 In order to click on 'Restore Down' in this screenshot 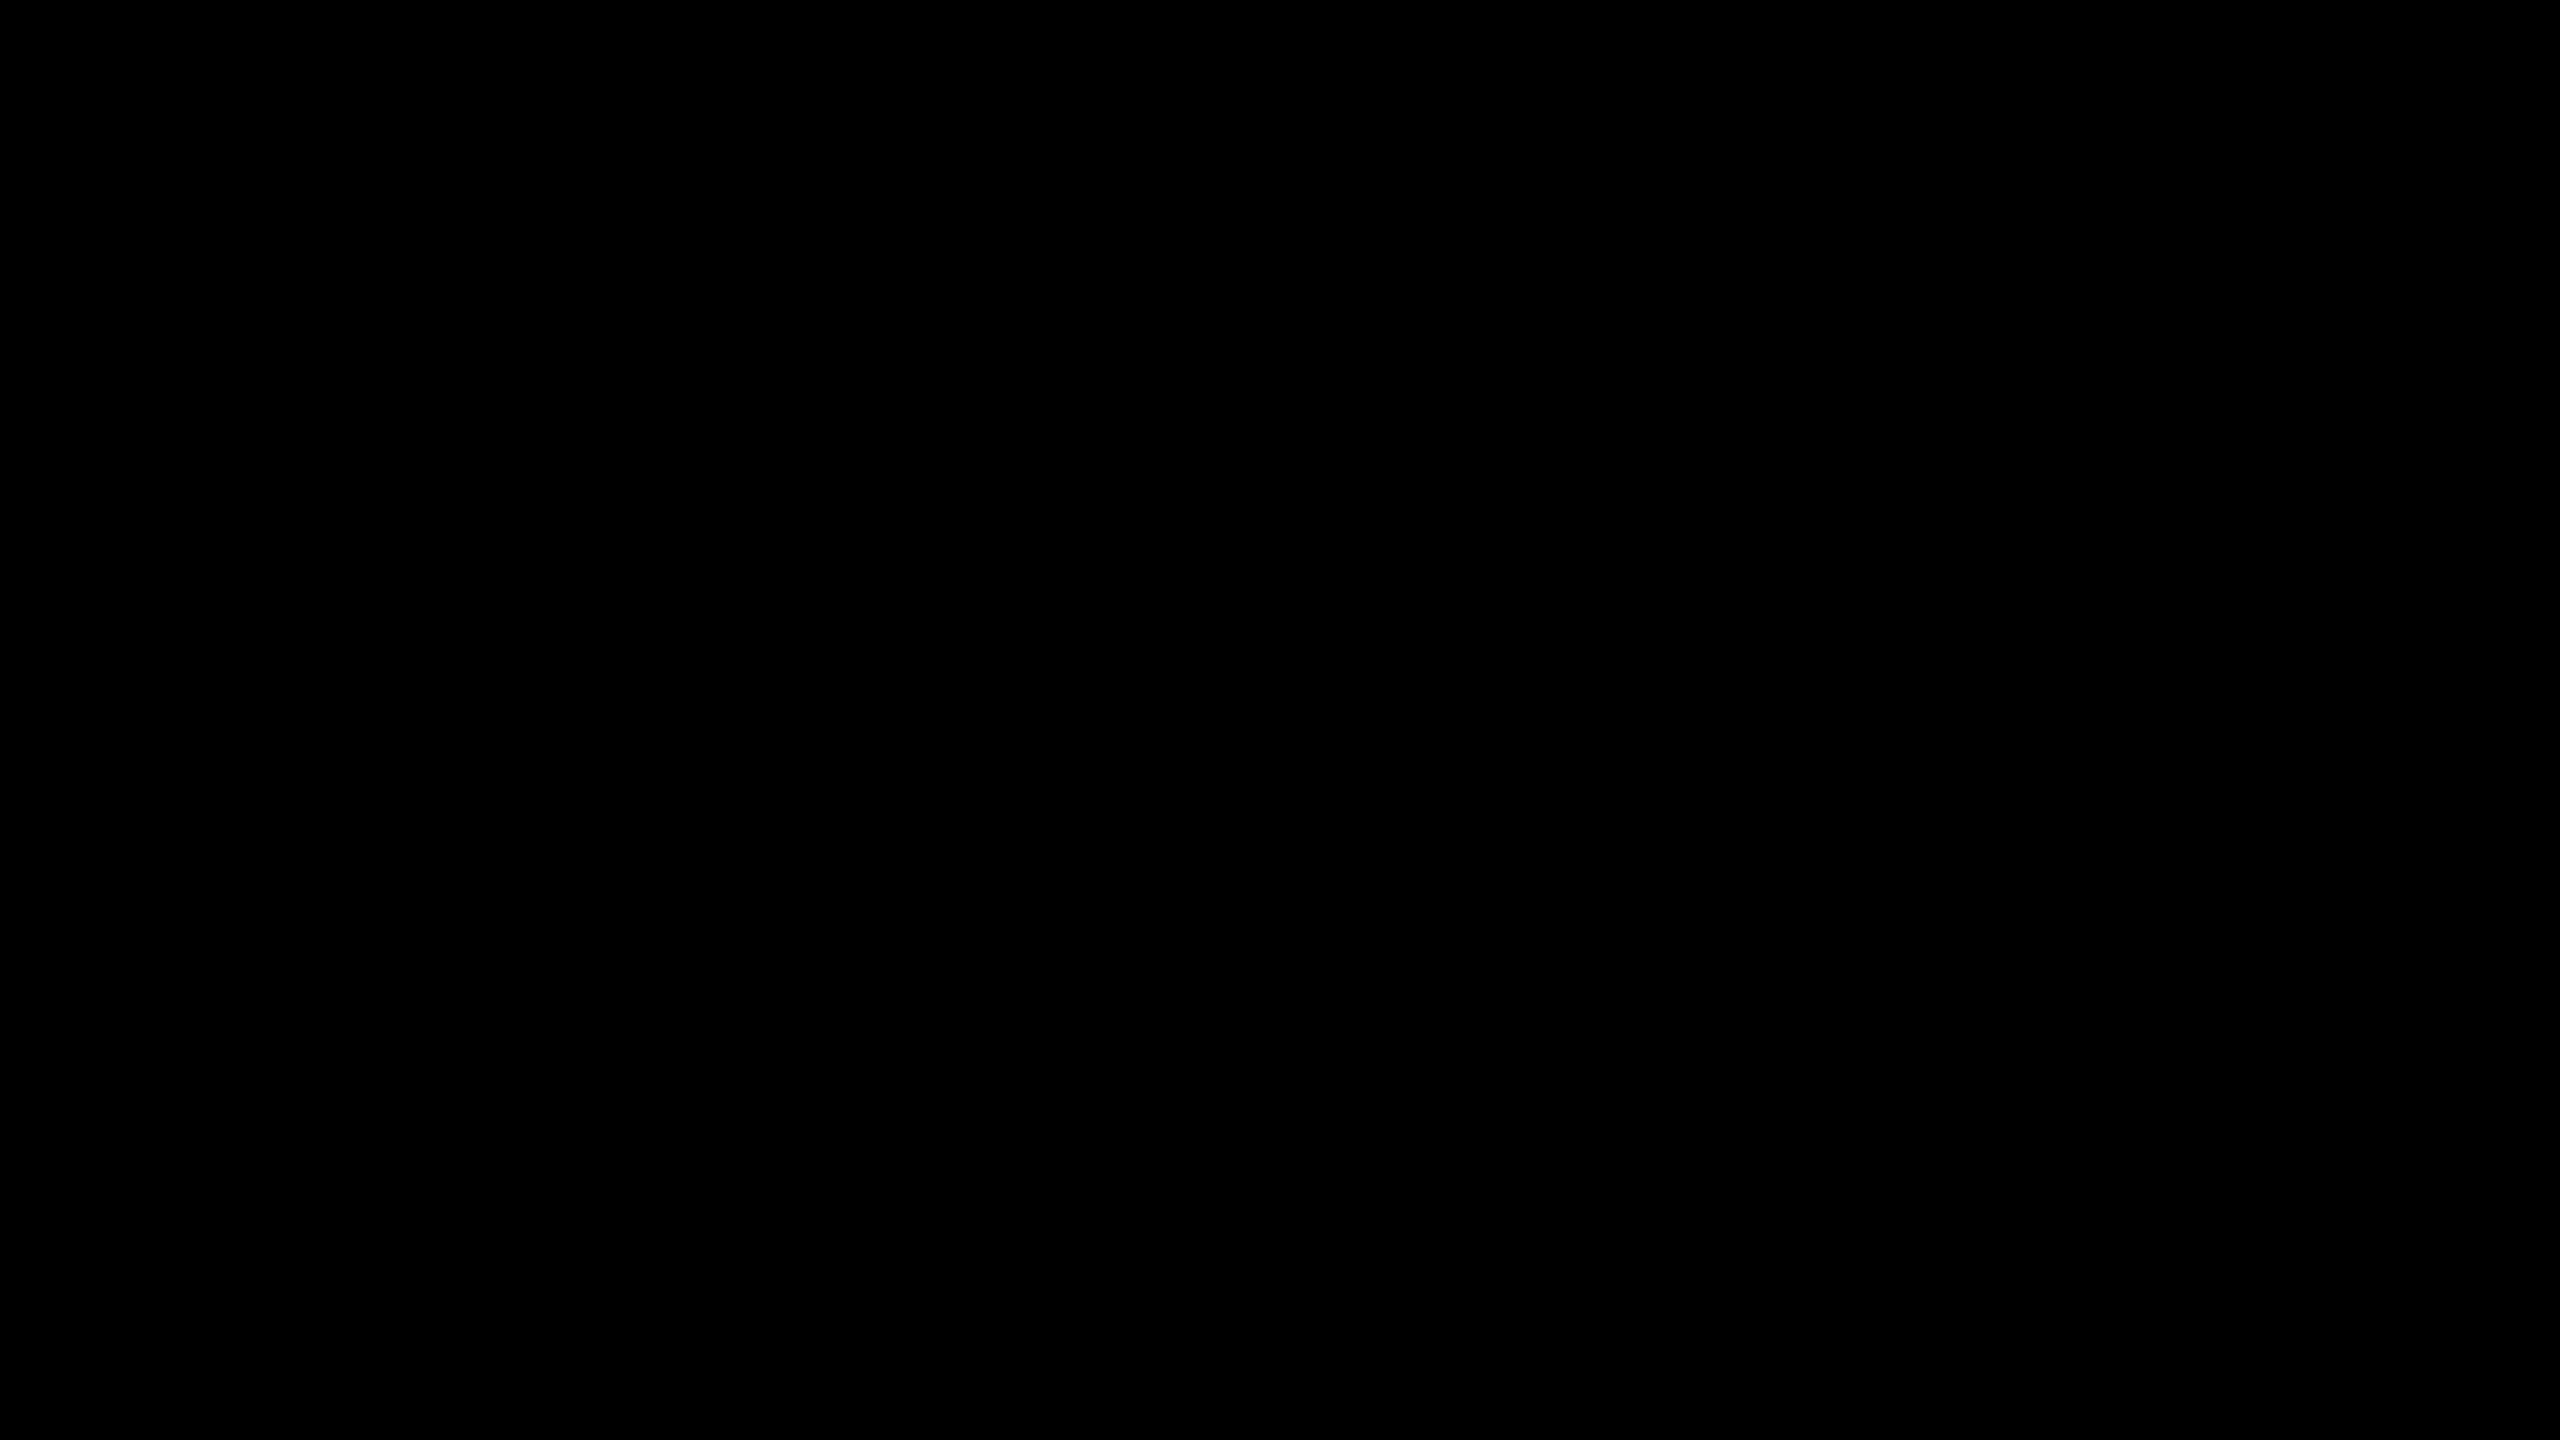, I will do `click(2490, 15)`.